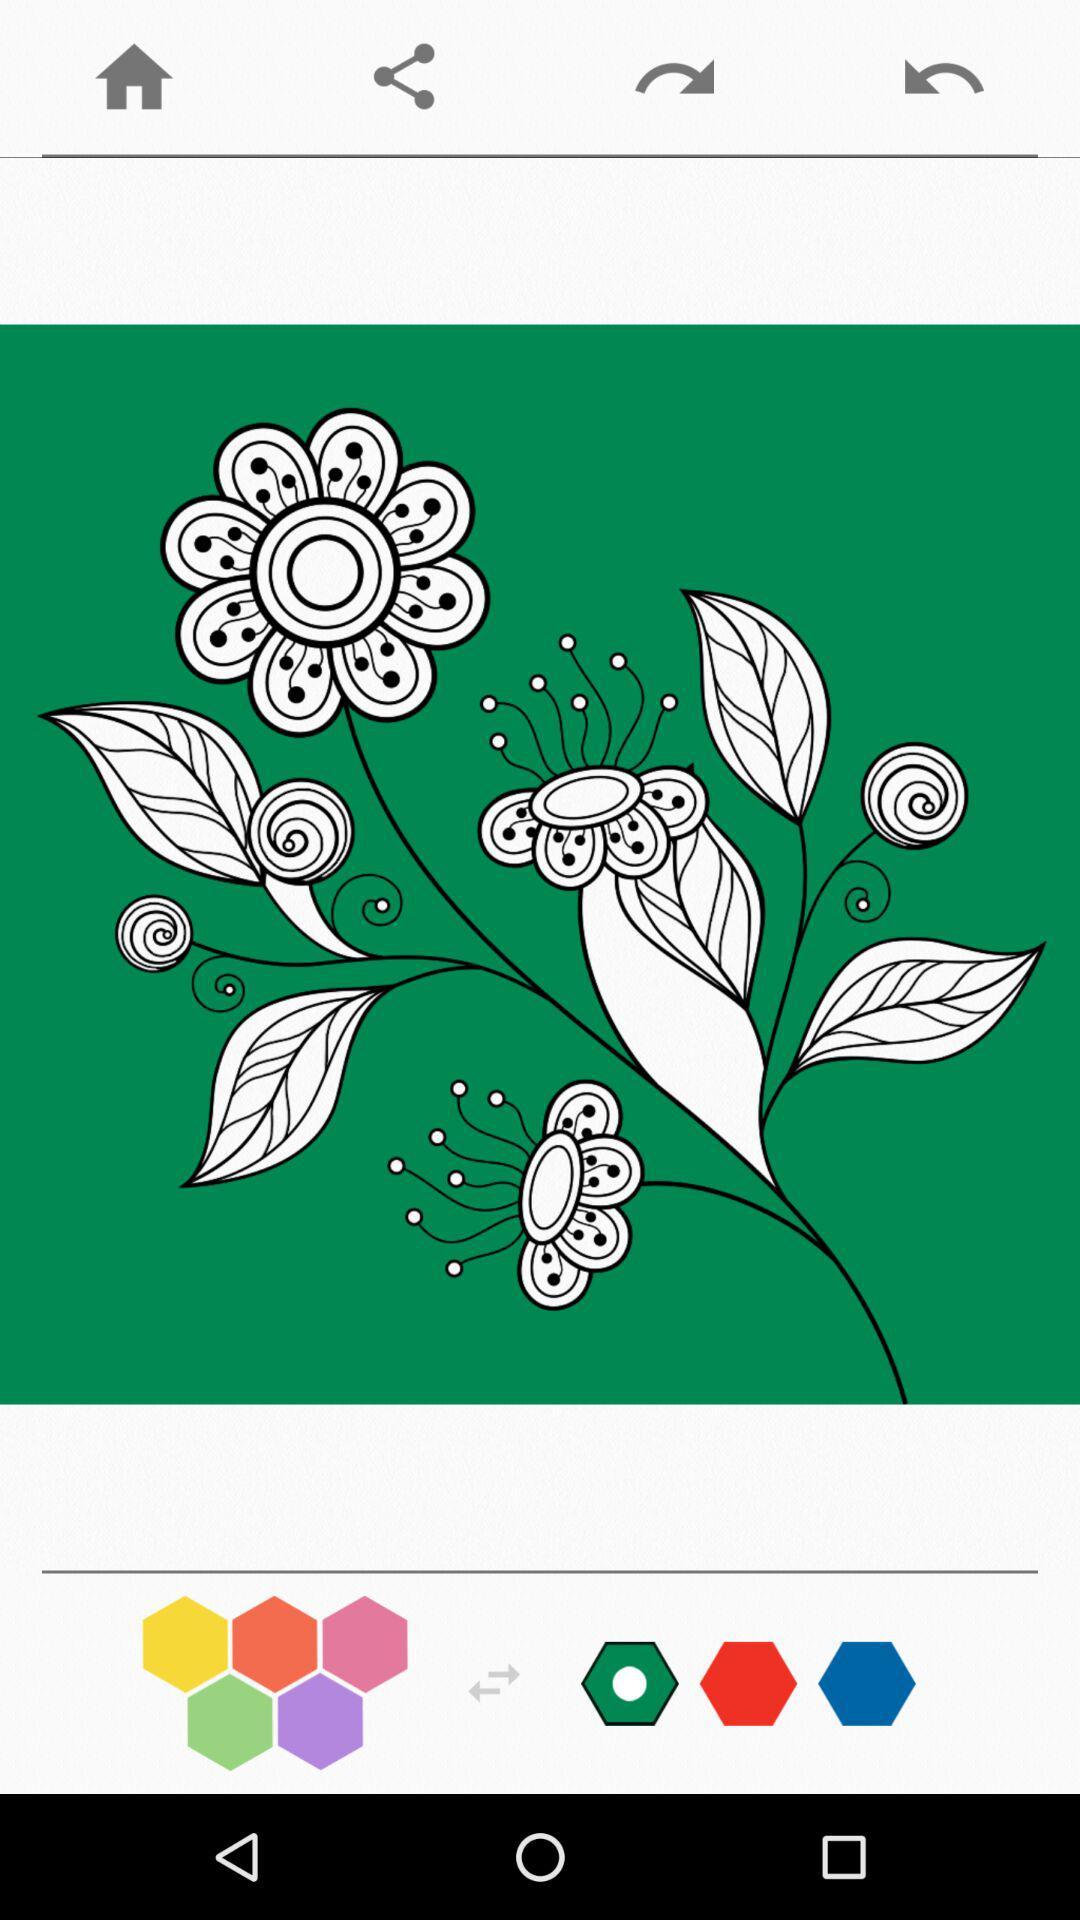 The height and width of the screenshot is (1920, 1080). What do you see at coordinates (494, 1682) in the screenshot?
I see `this button in bankspace` at bounding box center [494, 1682].